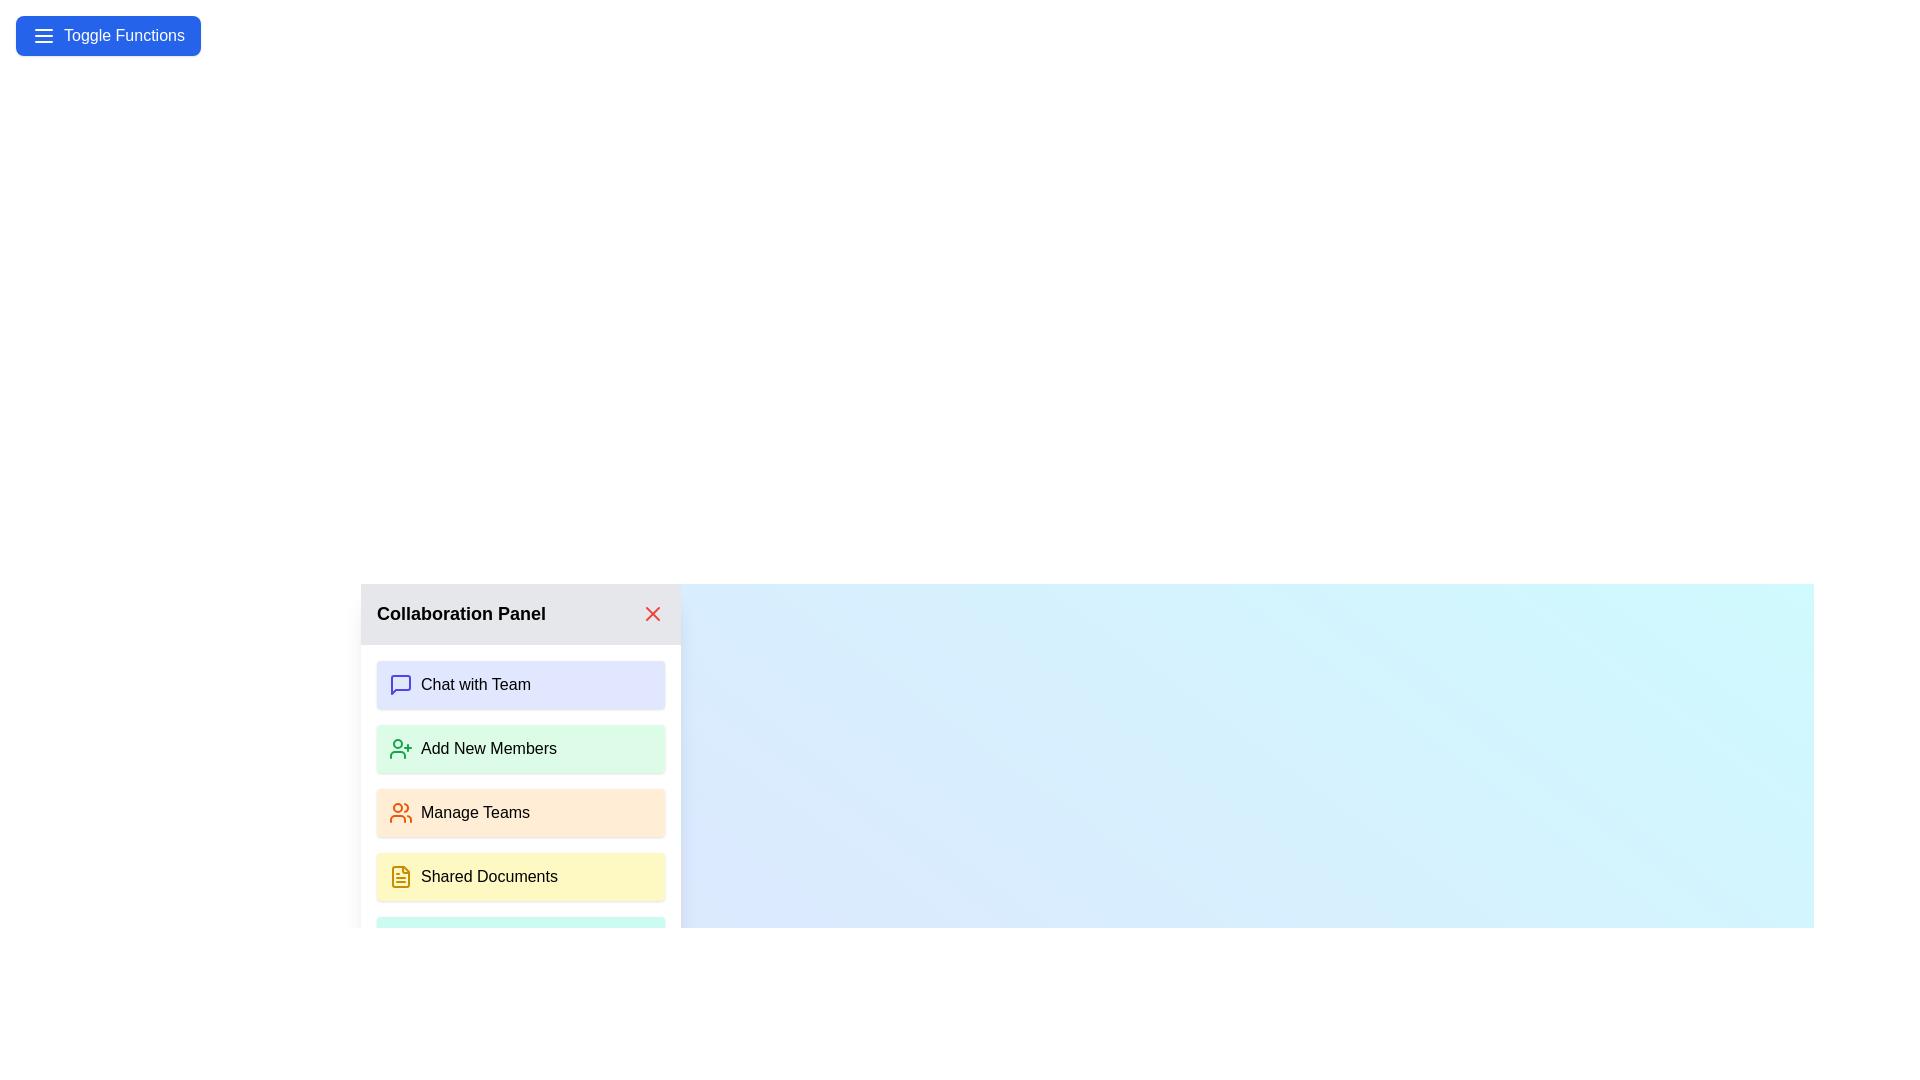 The width and height of the screenshot is (1920, 1080). I want to click on the yellow document icon located in the fourth row of the menu under the Collaboration Panel, aligning with the 'Shared Documents' label, so click(400, 875).